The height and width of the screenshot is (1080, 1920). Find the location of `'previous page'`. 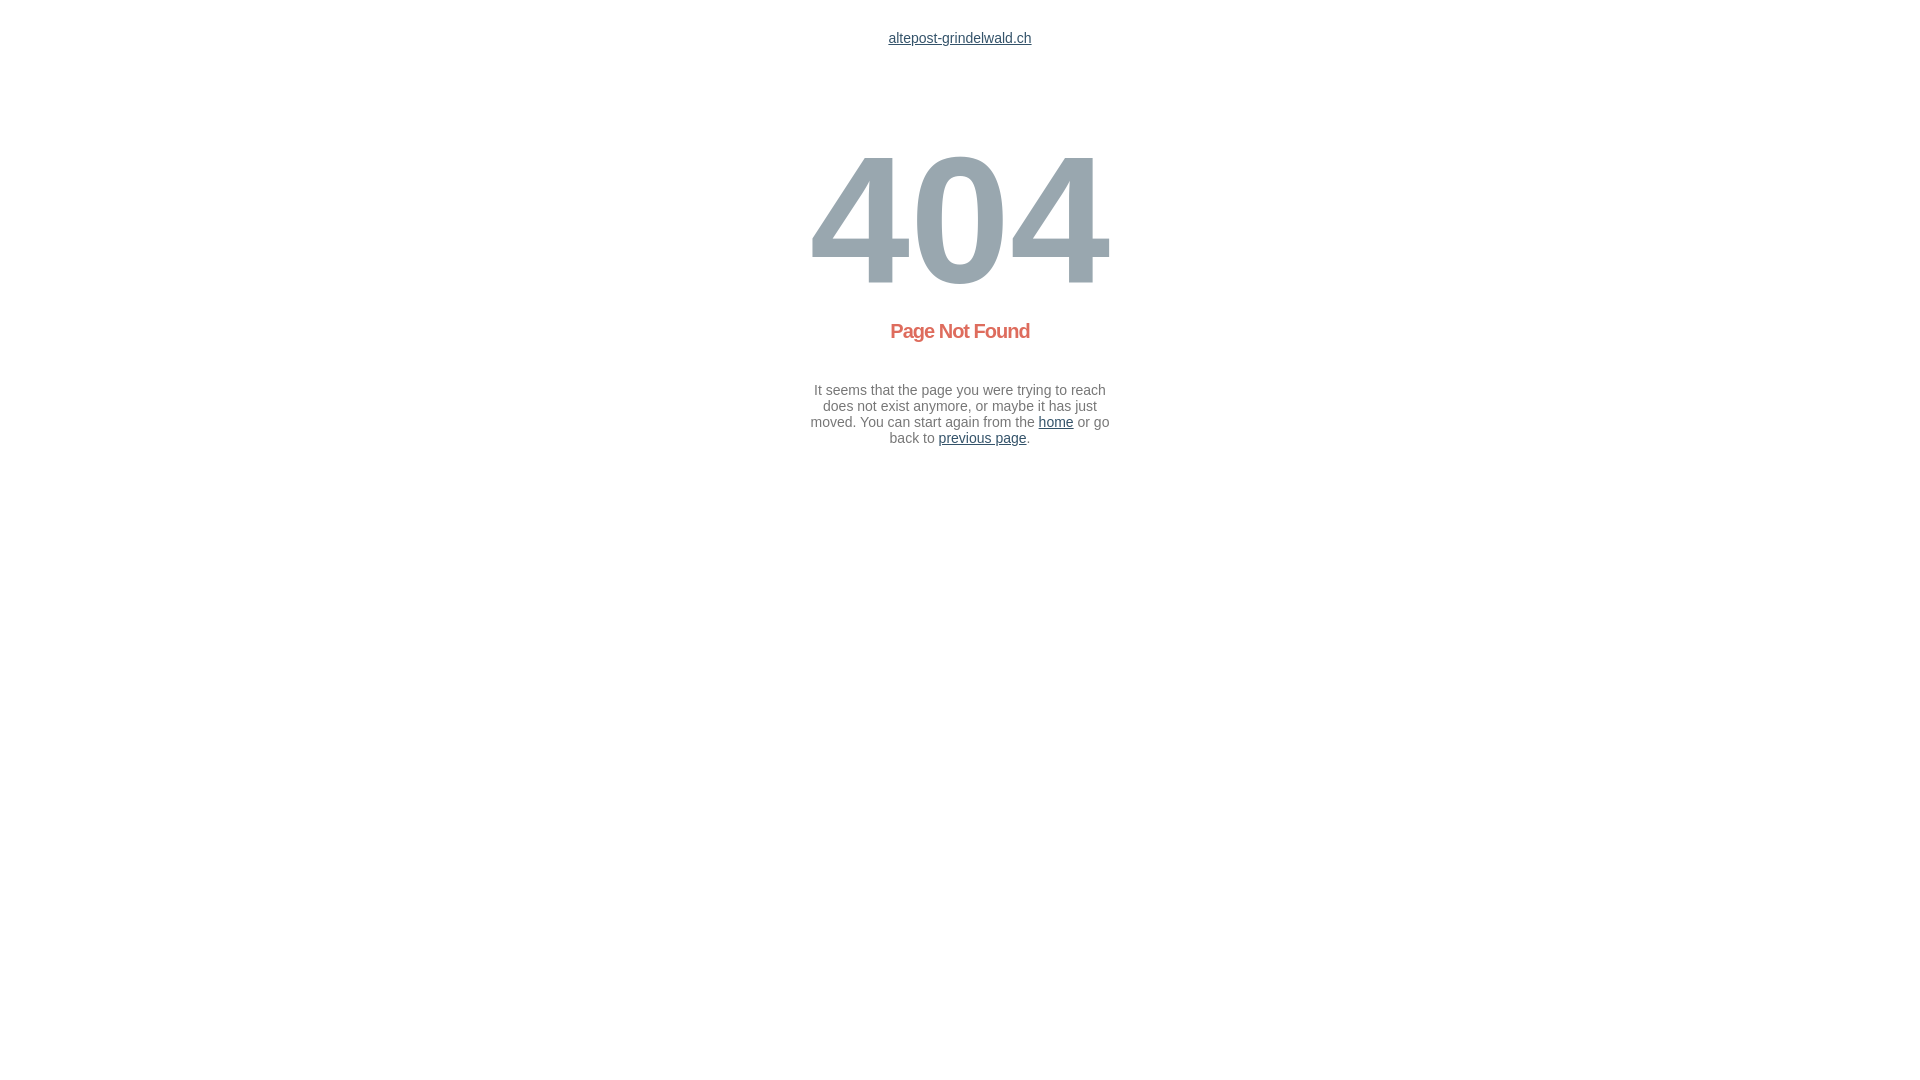

'previous page' is located at coordinates (983, 437).